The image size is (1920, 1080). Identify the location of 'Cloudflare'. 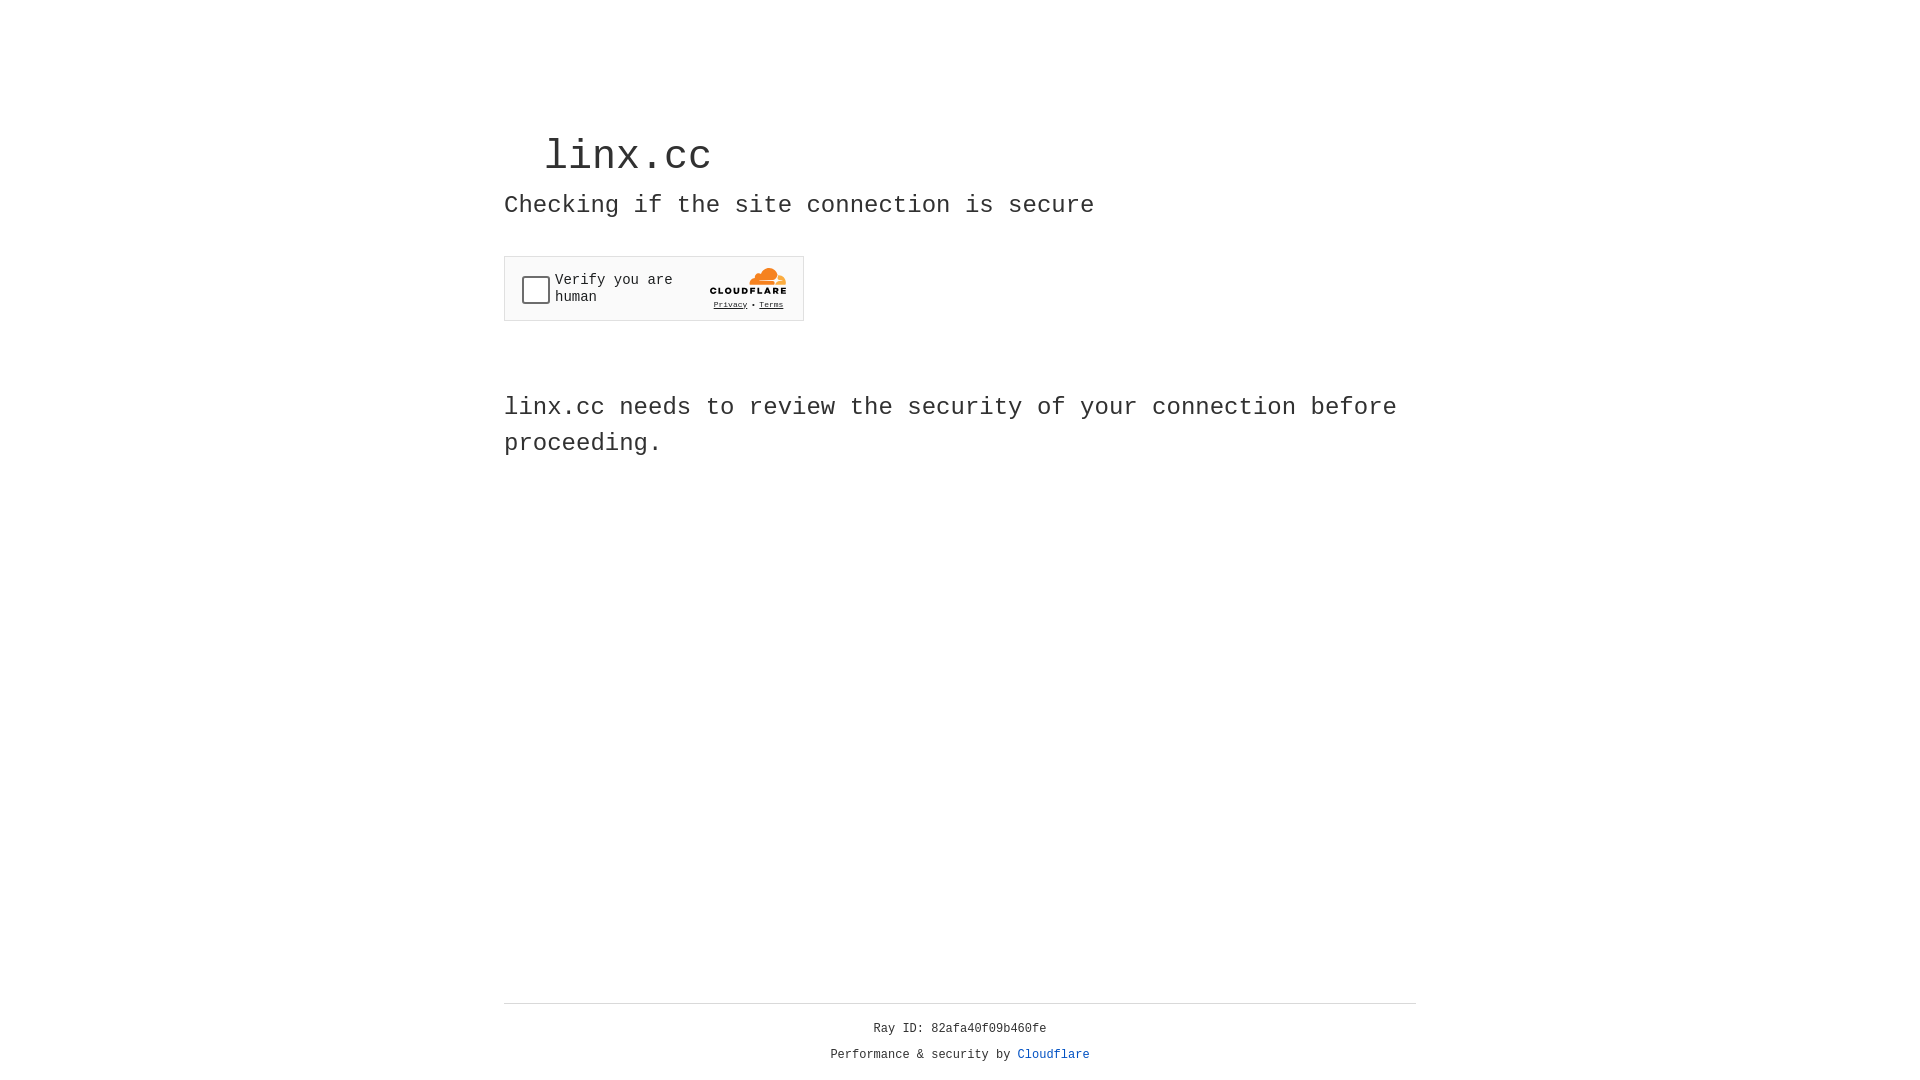
(1053, 1054).